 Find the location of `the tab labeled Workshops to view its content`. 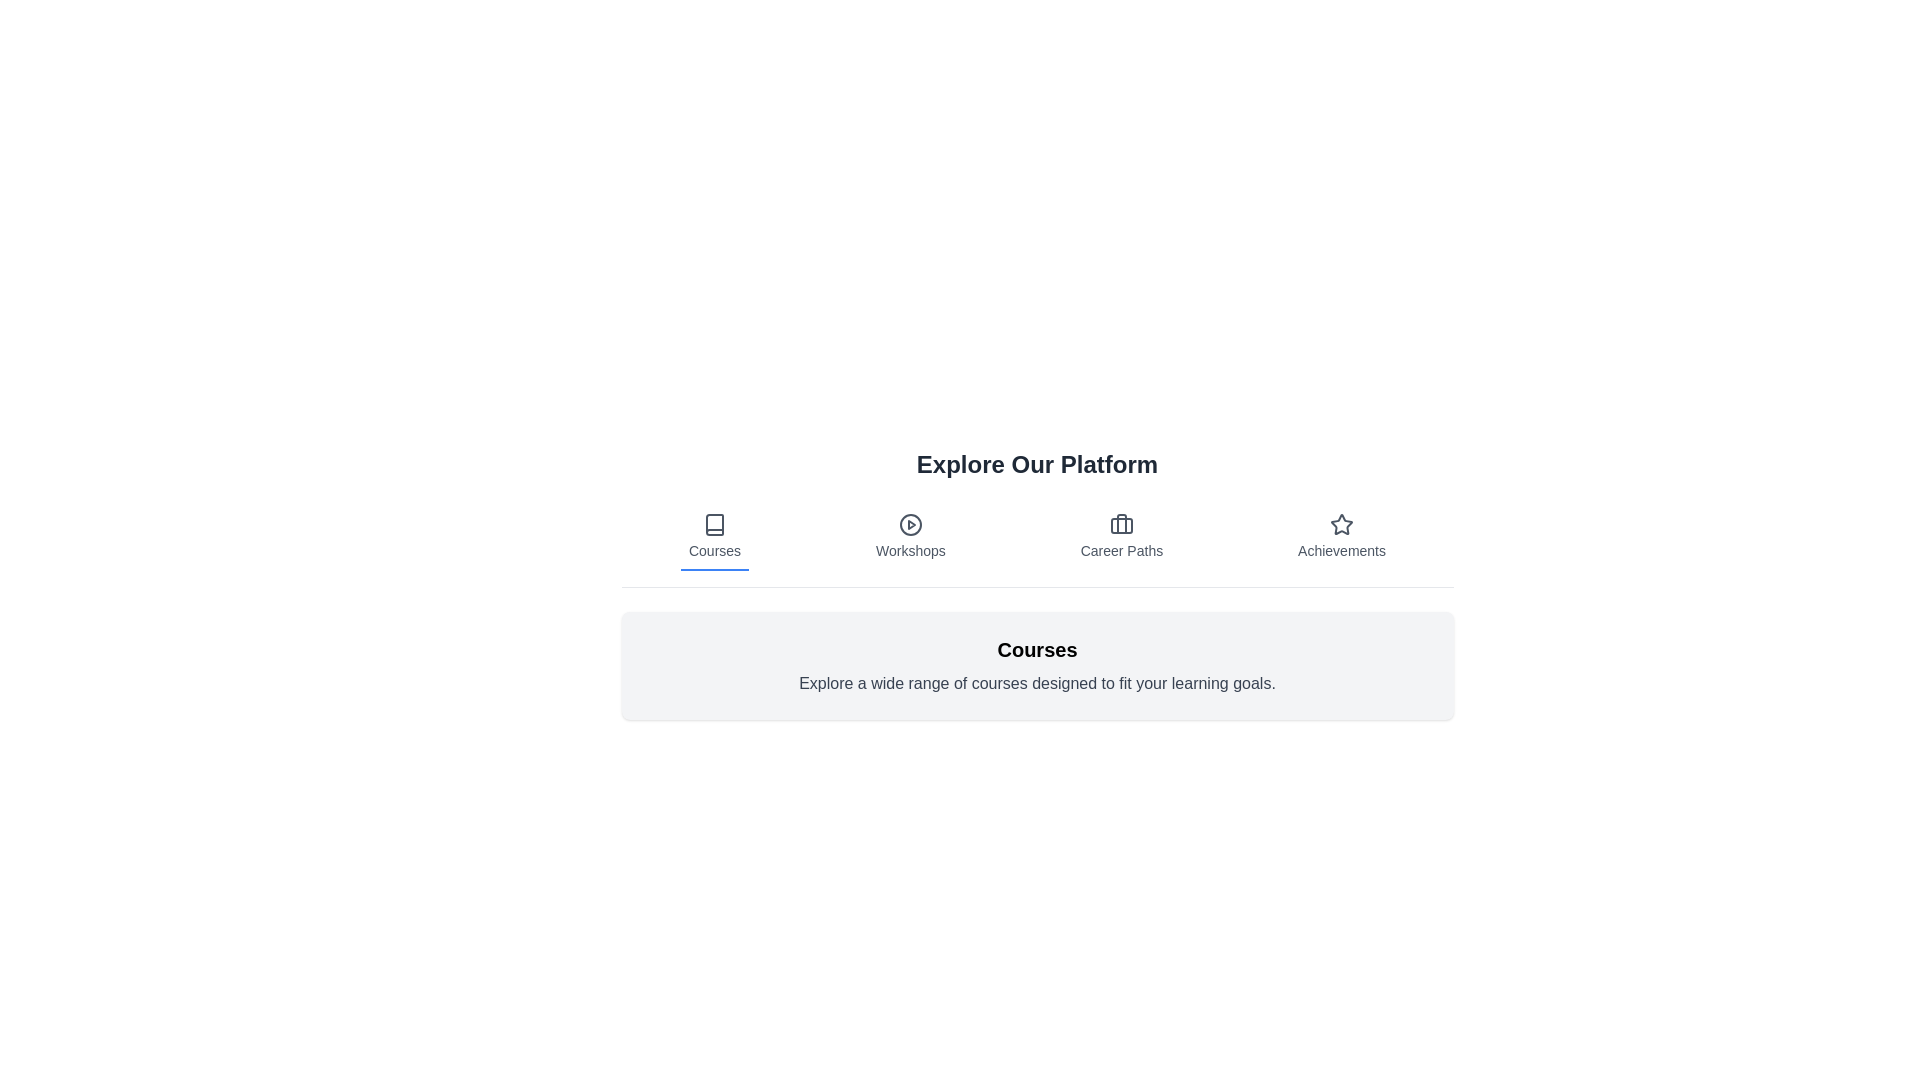

the tab labeled Workshops to view its content is located at coordinates (909, 536).